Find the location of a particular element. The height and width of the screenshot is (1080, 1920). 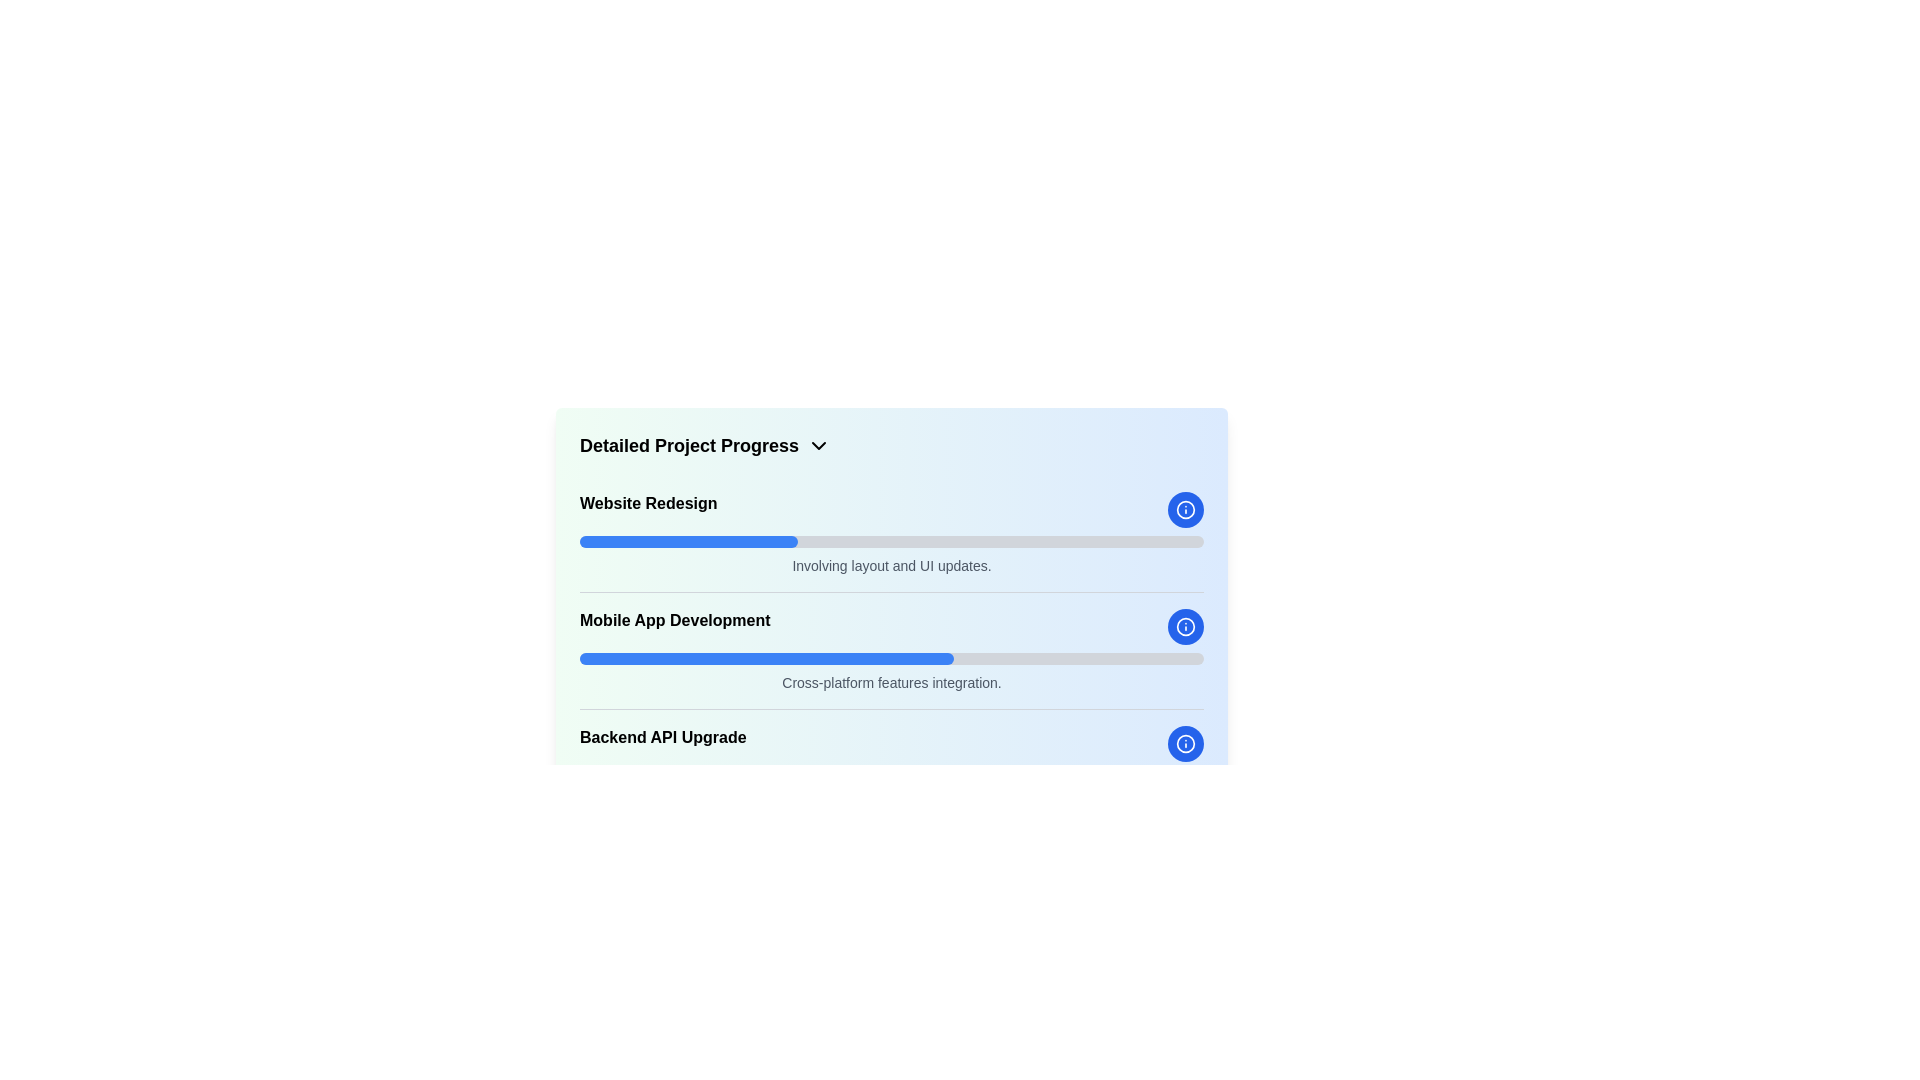

the horizontal progress bar located below the 'Website Redesign' text and above the 'Involving layout and UI updates.' description, which has a gray background and a blue fill is located at coordinates (891, 542).